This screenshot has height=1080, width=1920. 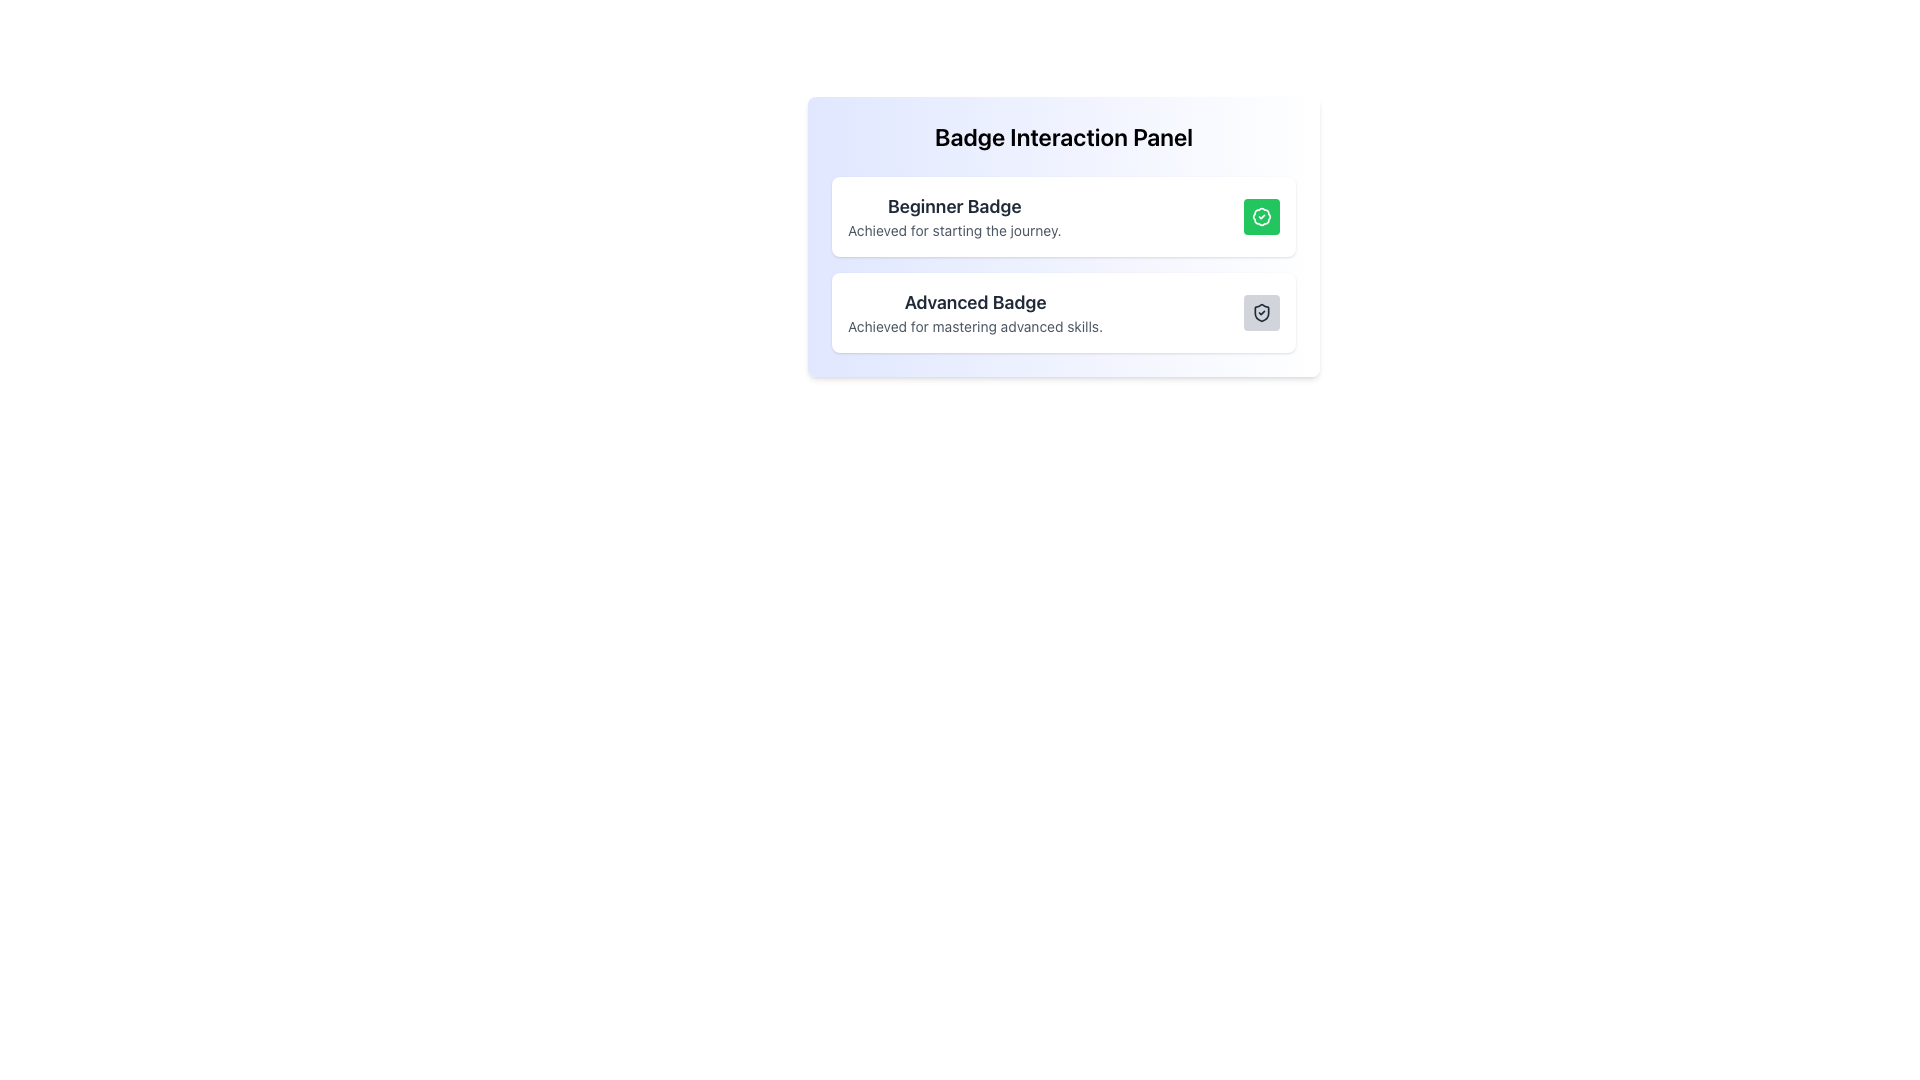 What do you see at coordinates (1261, 312) in the screenshot?
I see `the shield icon with a checkmark in the 'Advanced Badge' section of the 'Badge Interaction Panel'` at bounding box center [1261, 312].